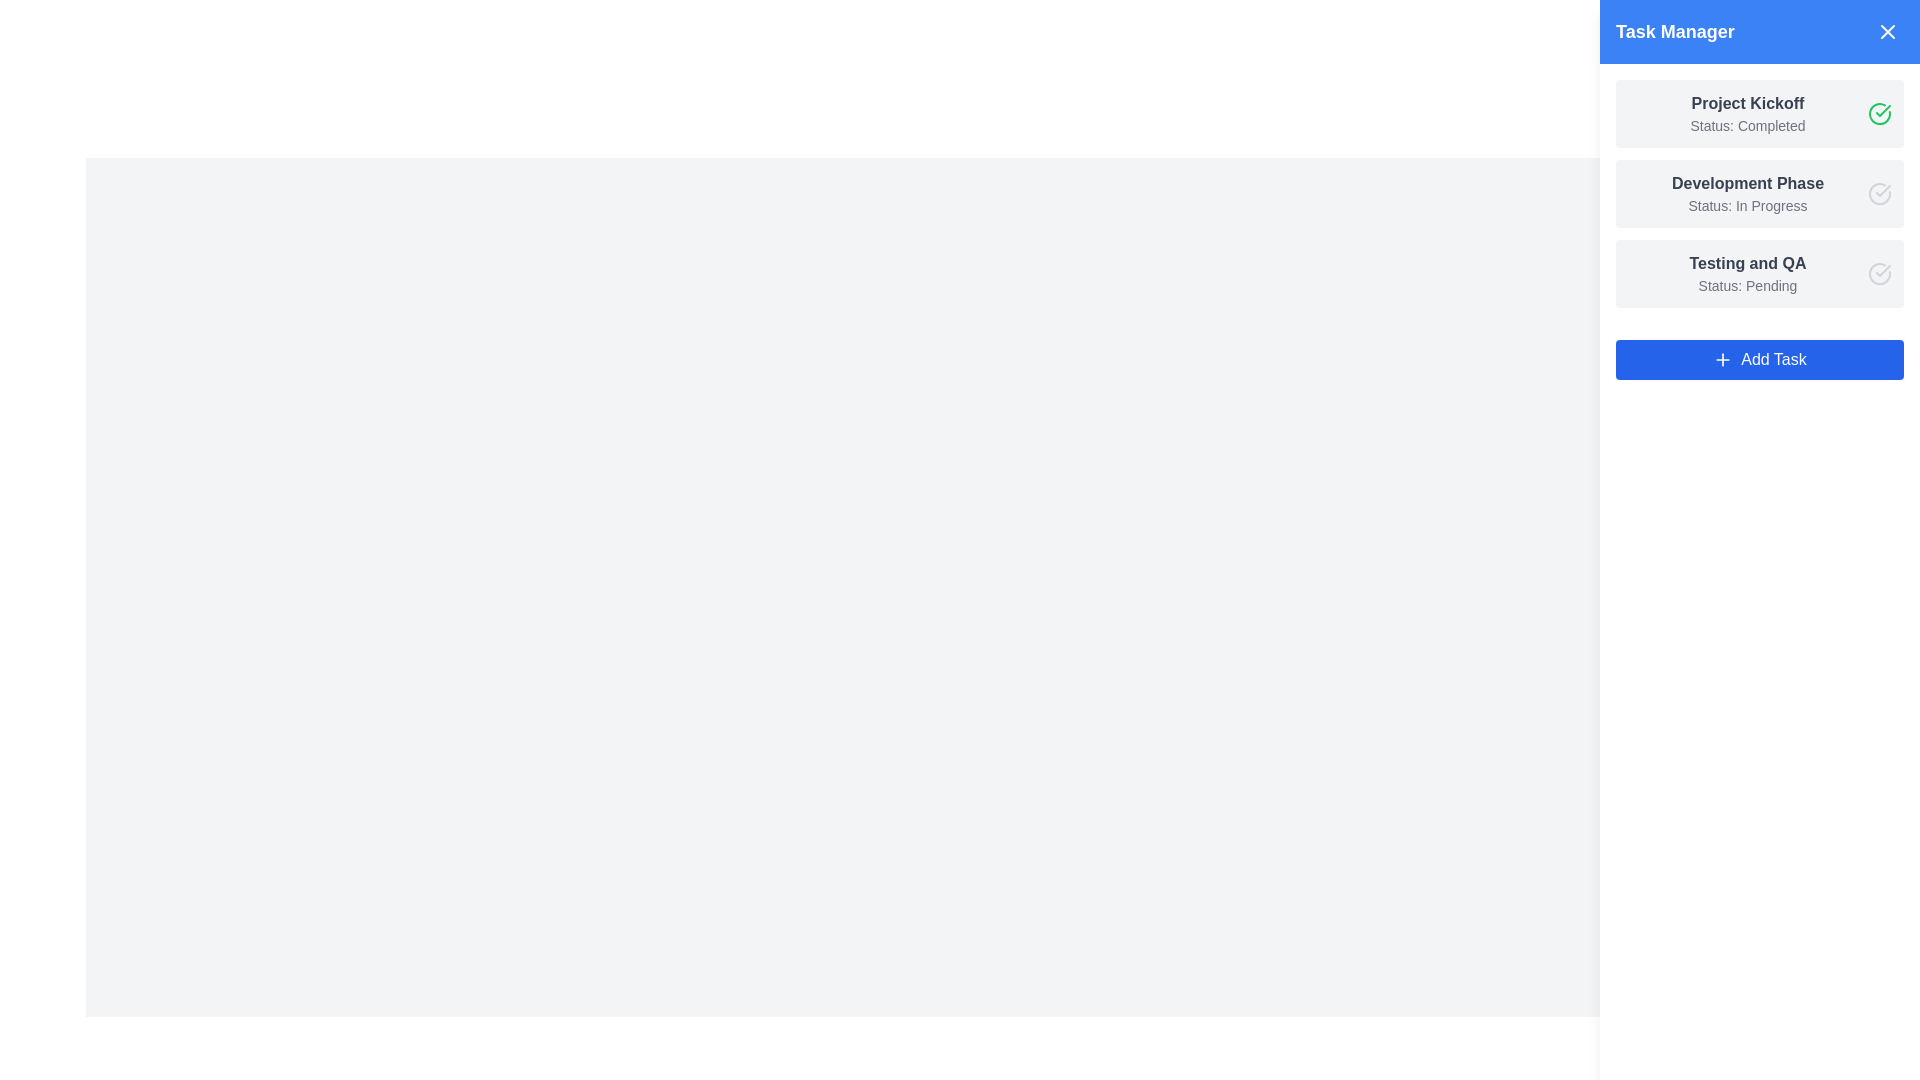 The image size is (1920, 1080). I want to click on the Text block displaying the title and completion status of a task for accessibility in the Task Manager section, located in the top-right corner of the interface, so click(1746, 114).